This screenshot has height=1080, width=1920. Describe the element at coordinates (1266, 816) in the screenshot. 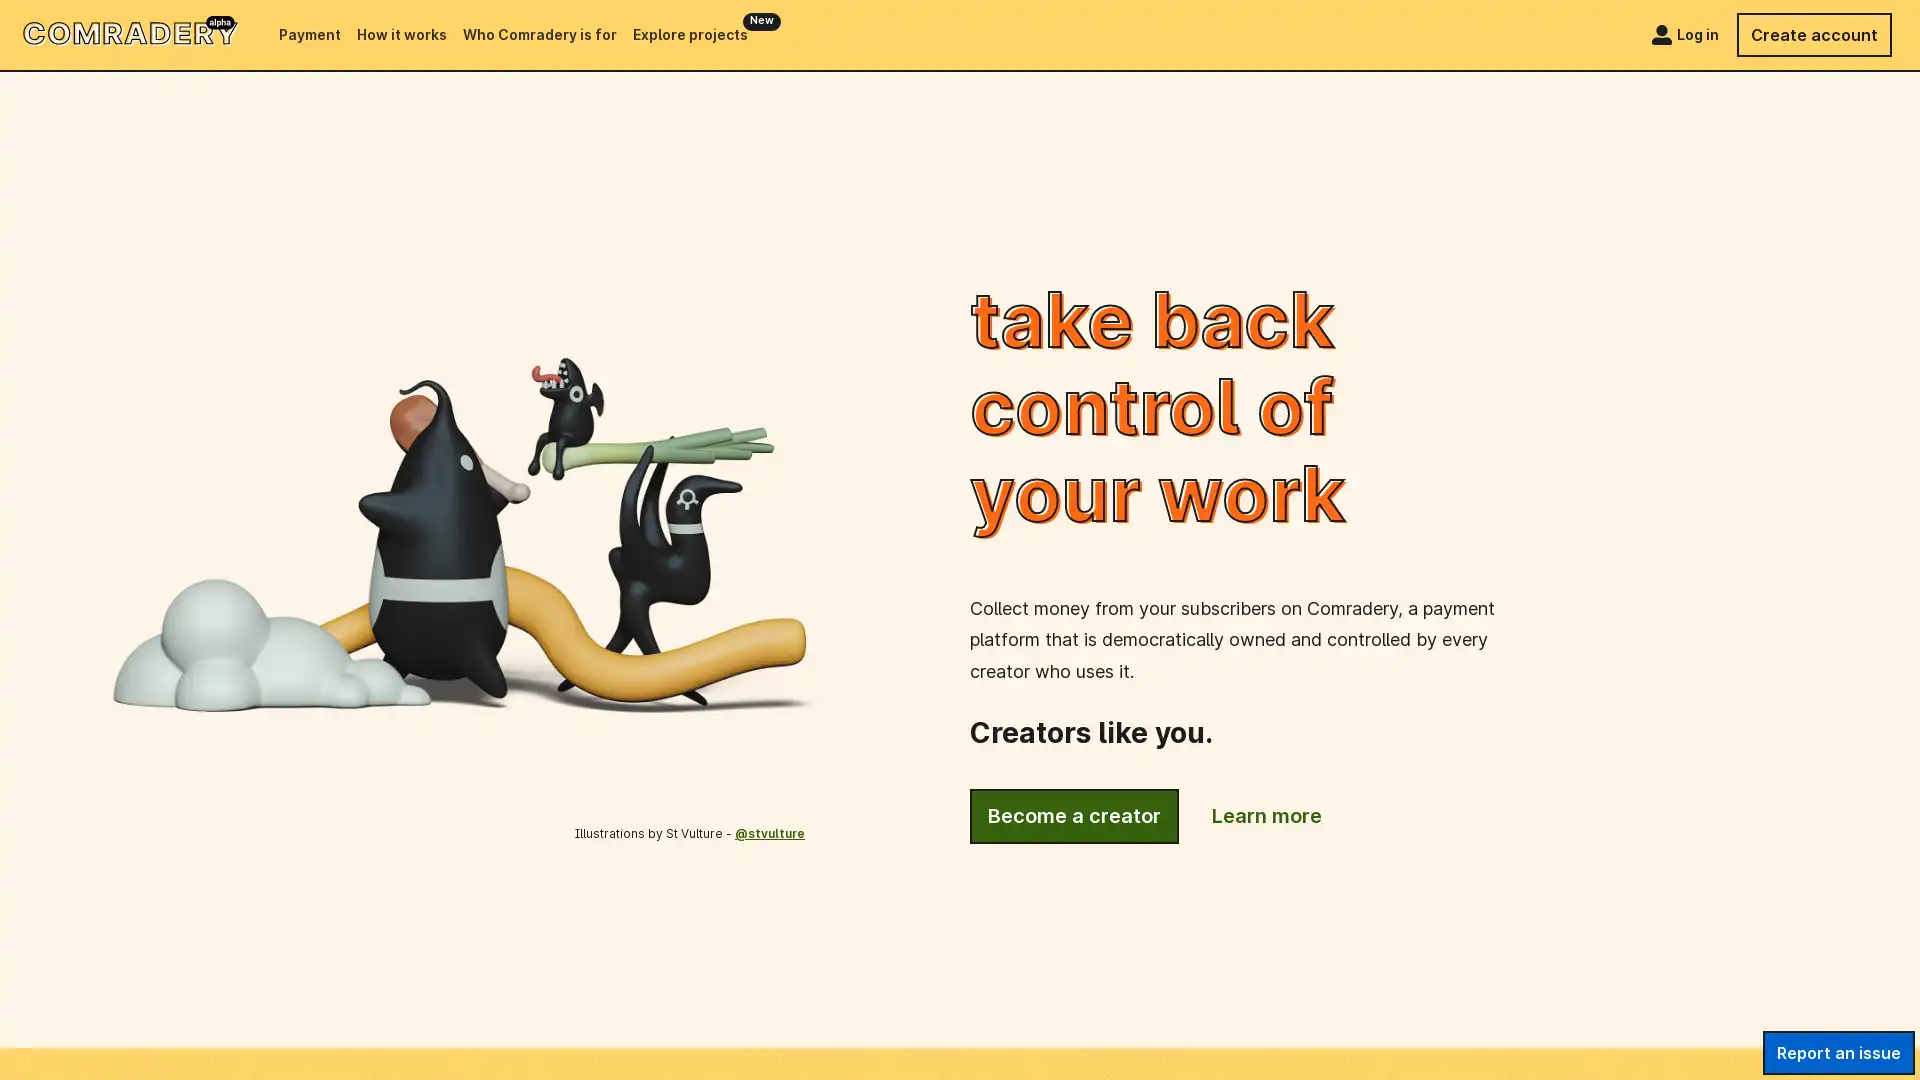

I see `Learn more` at that location.